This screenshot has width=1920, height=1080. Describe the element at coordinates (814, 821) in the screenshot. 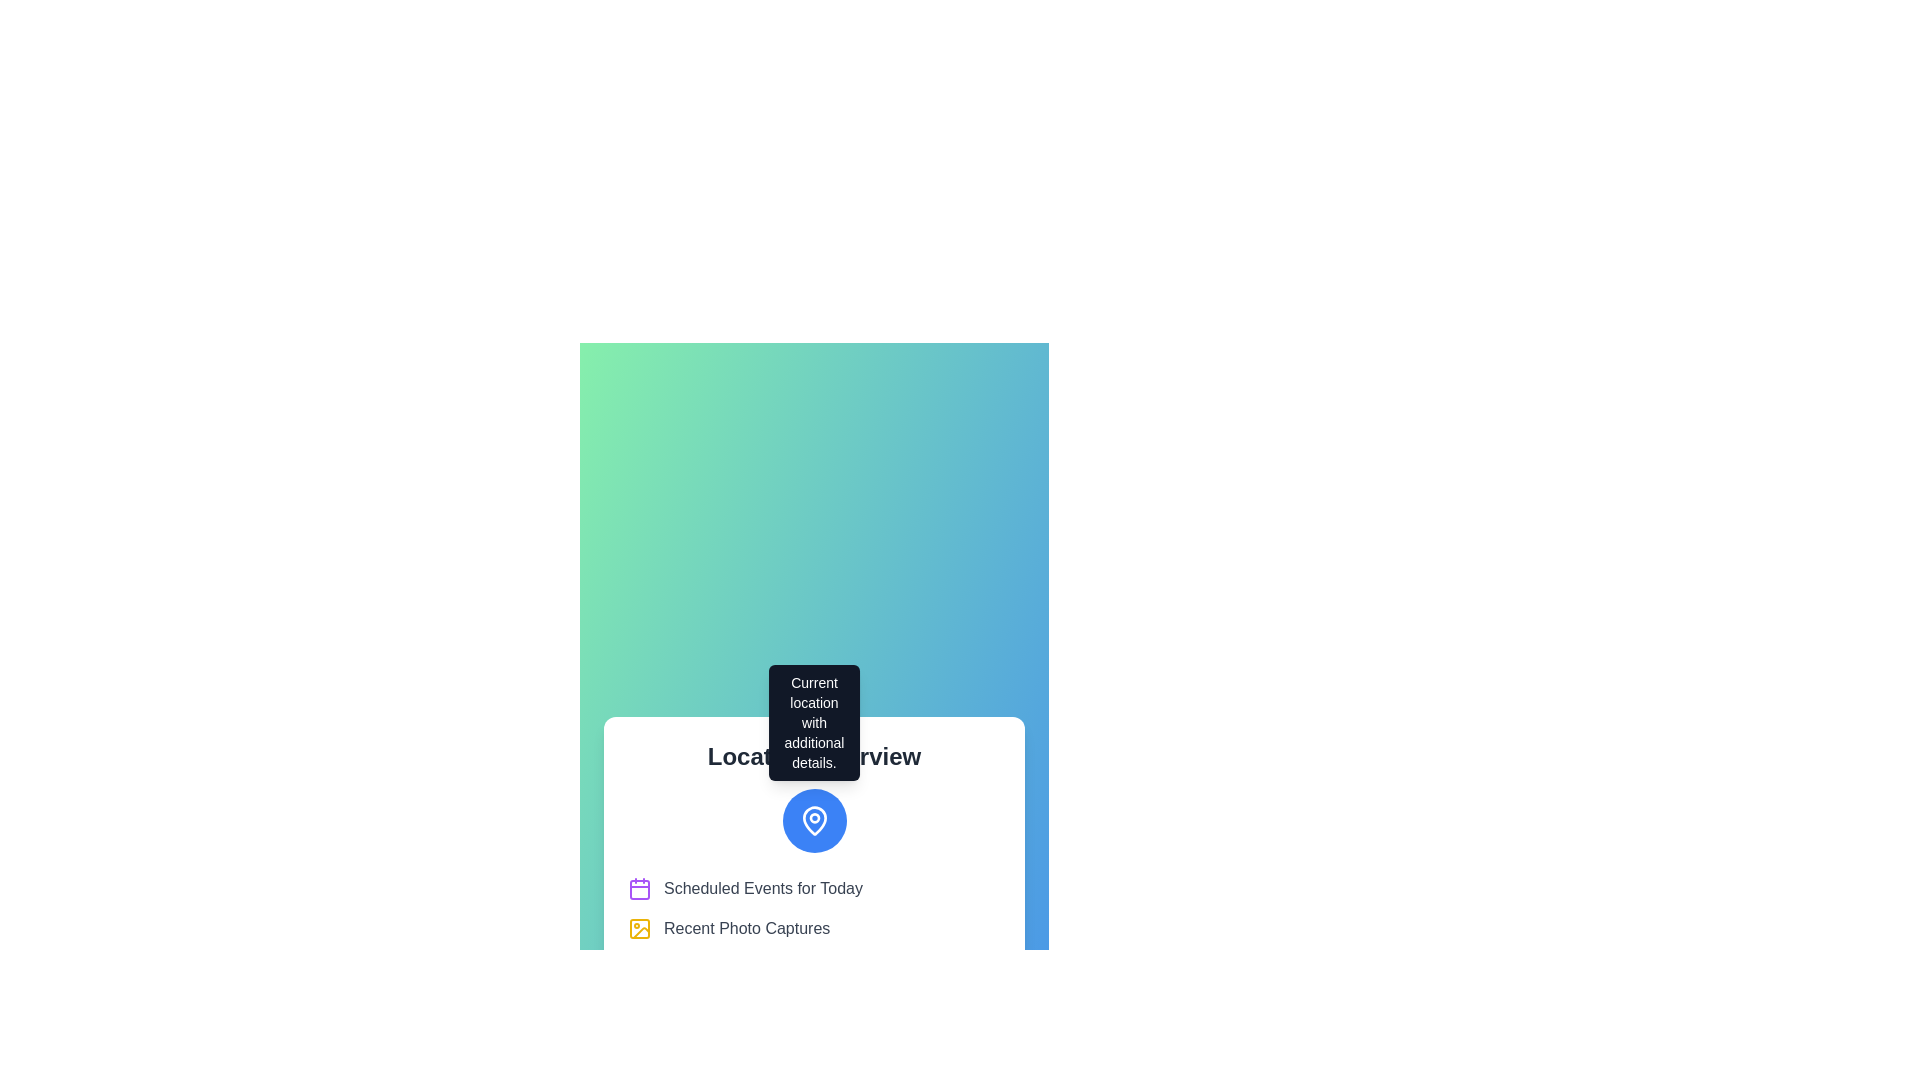

I see `the circular button with a blue background and white pin symbol to trigger the tooltip display` at that location.